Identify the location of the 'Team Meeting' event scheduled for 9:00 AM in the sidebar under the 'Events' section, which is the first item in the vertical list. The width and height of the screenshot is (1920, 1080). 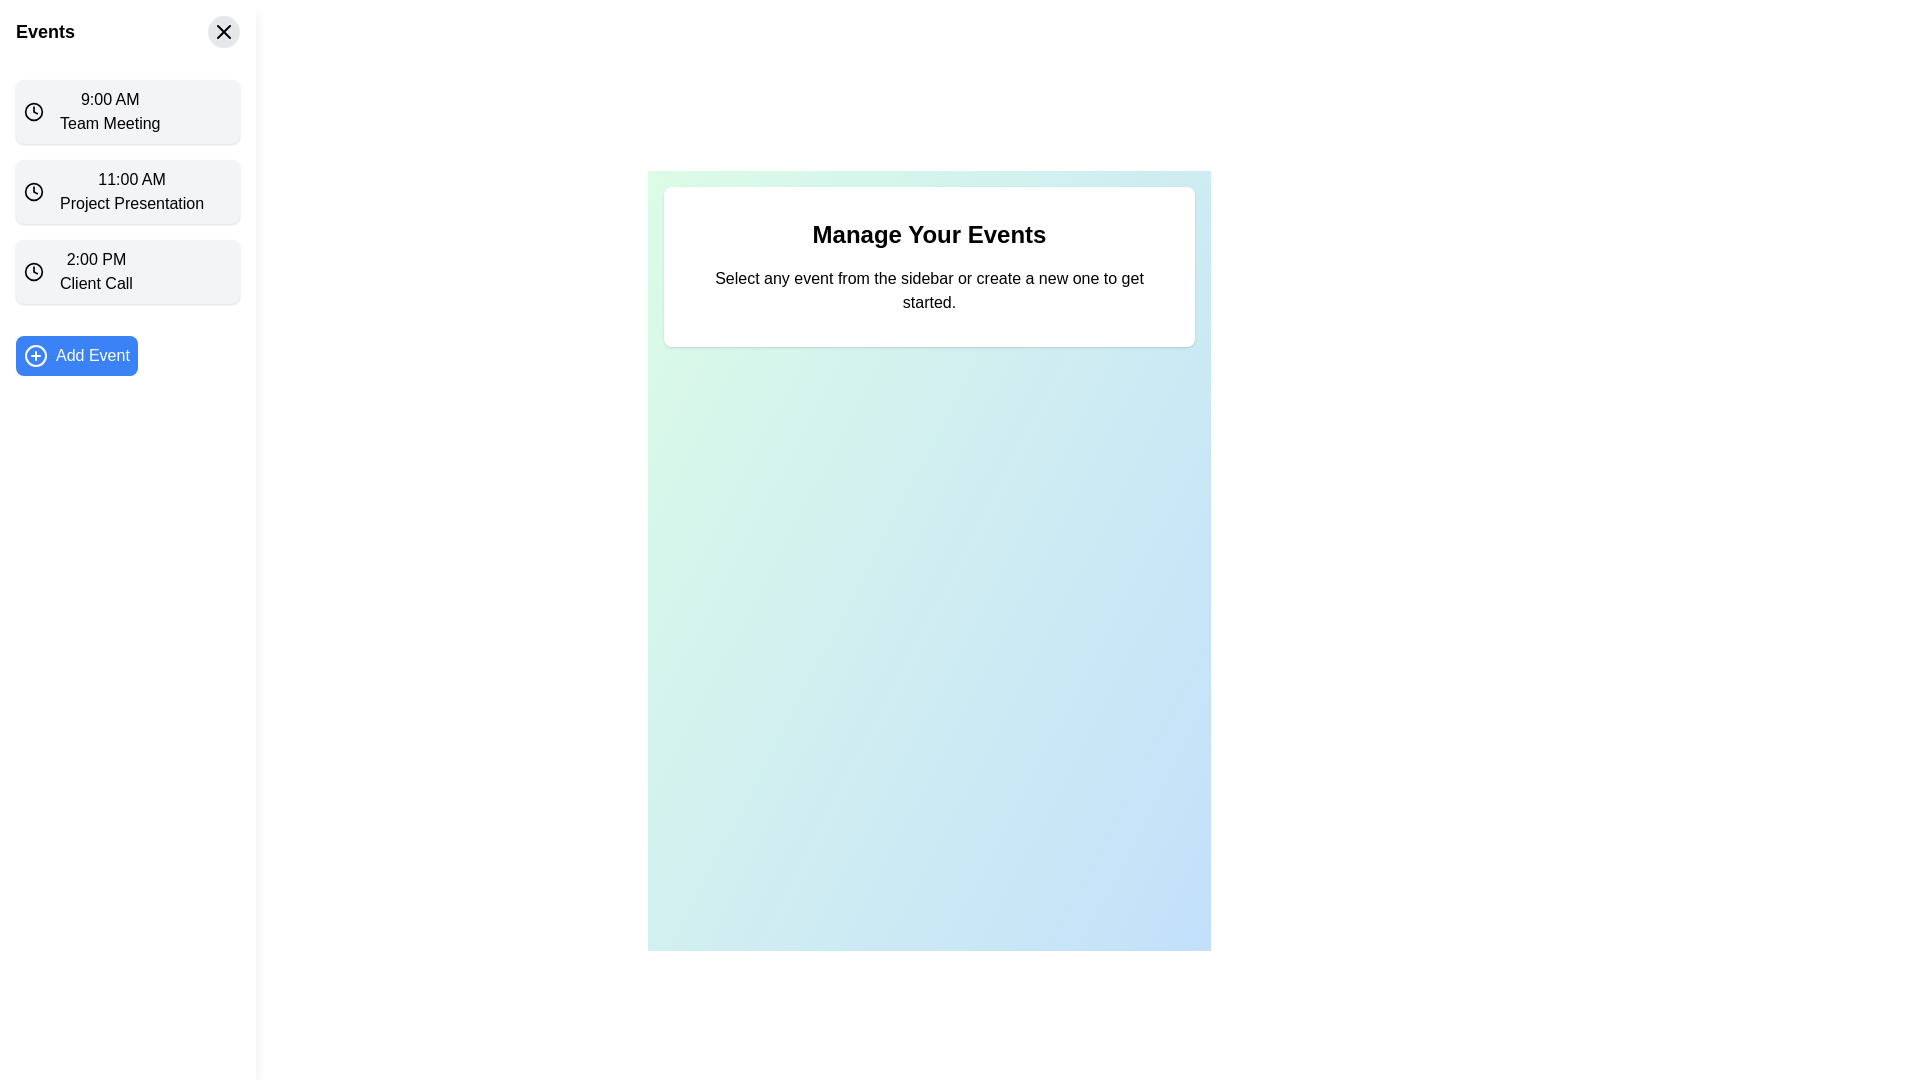
(109, 111).